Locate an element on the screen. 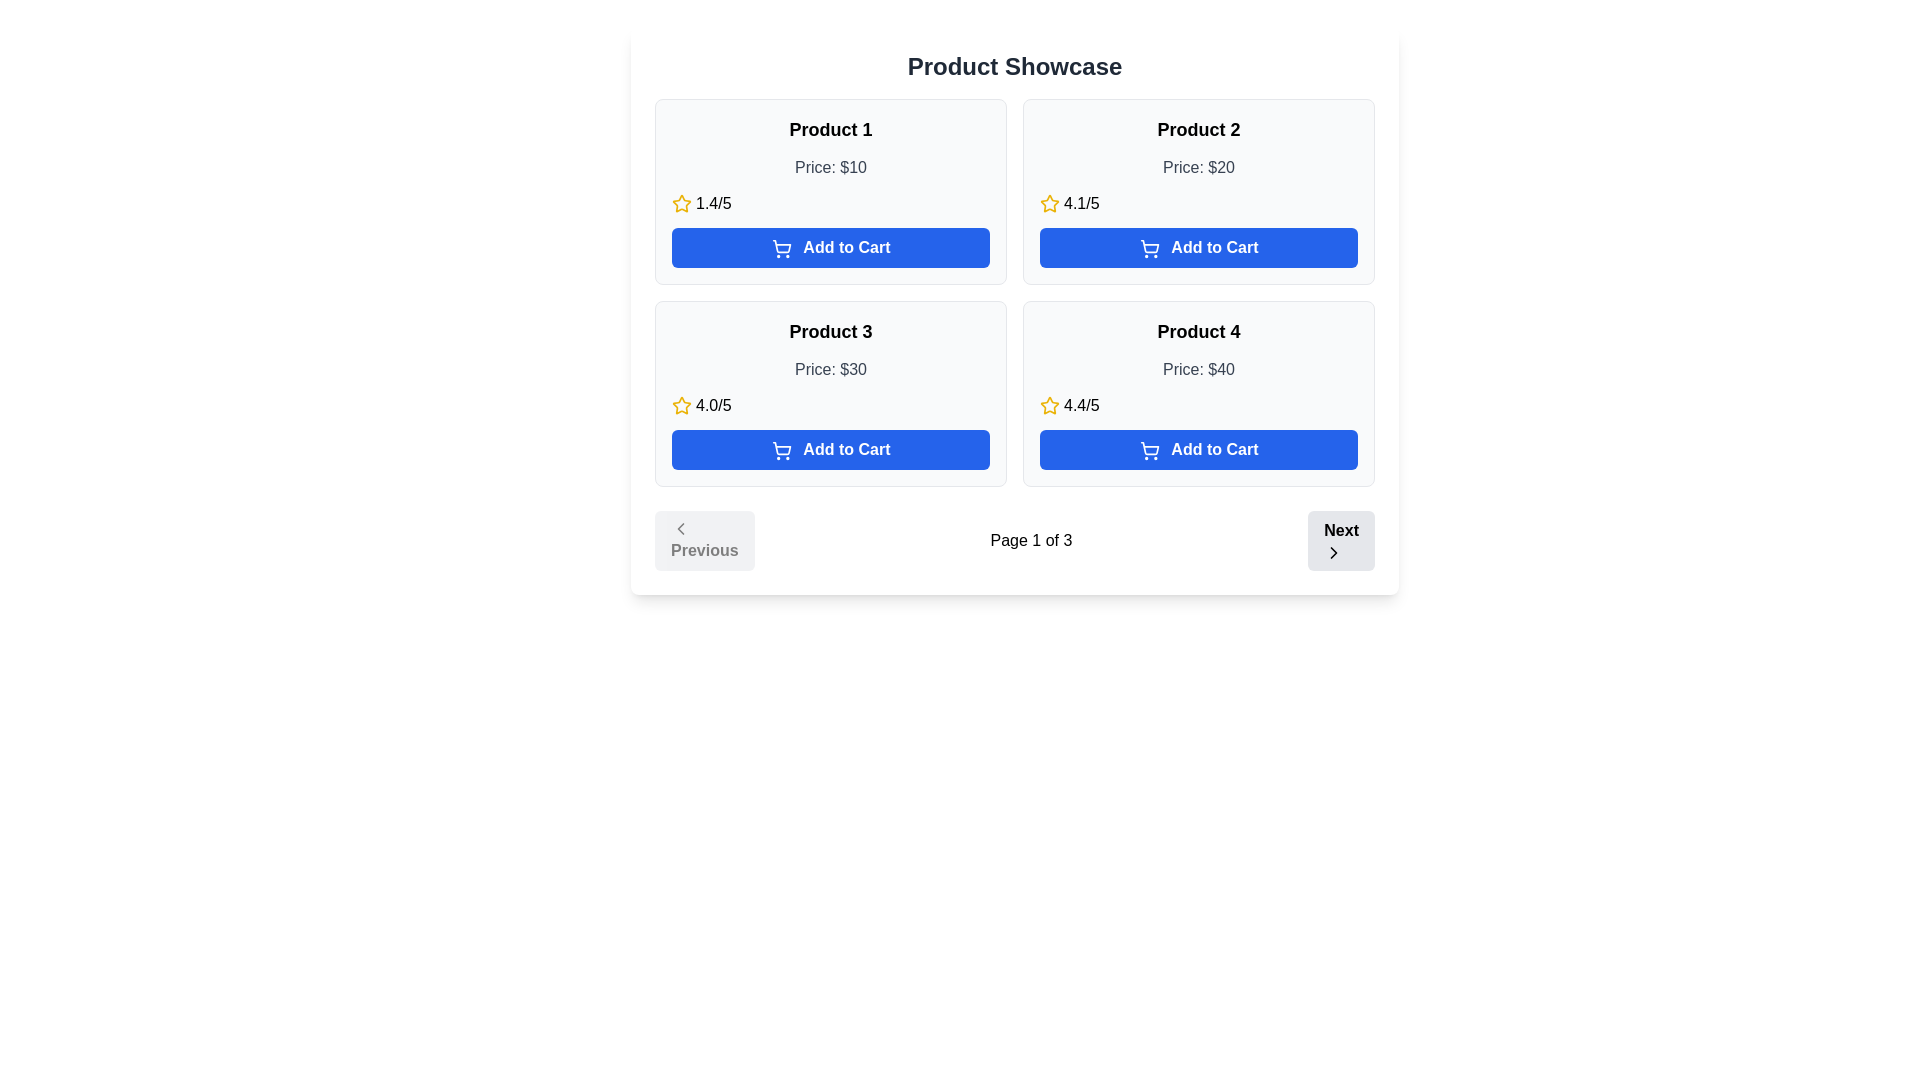  the button in the bottom-right corner of the interface is located at coordinates (1341, 540).